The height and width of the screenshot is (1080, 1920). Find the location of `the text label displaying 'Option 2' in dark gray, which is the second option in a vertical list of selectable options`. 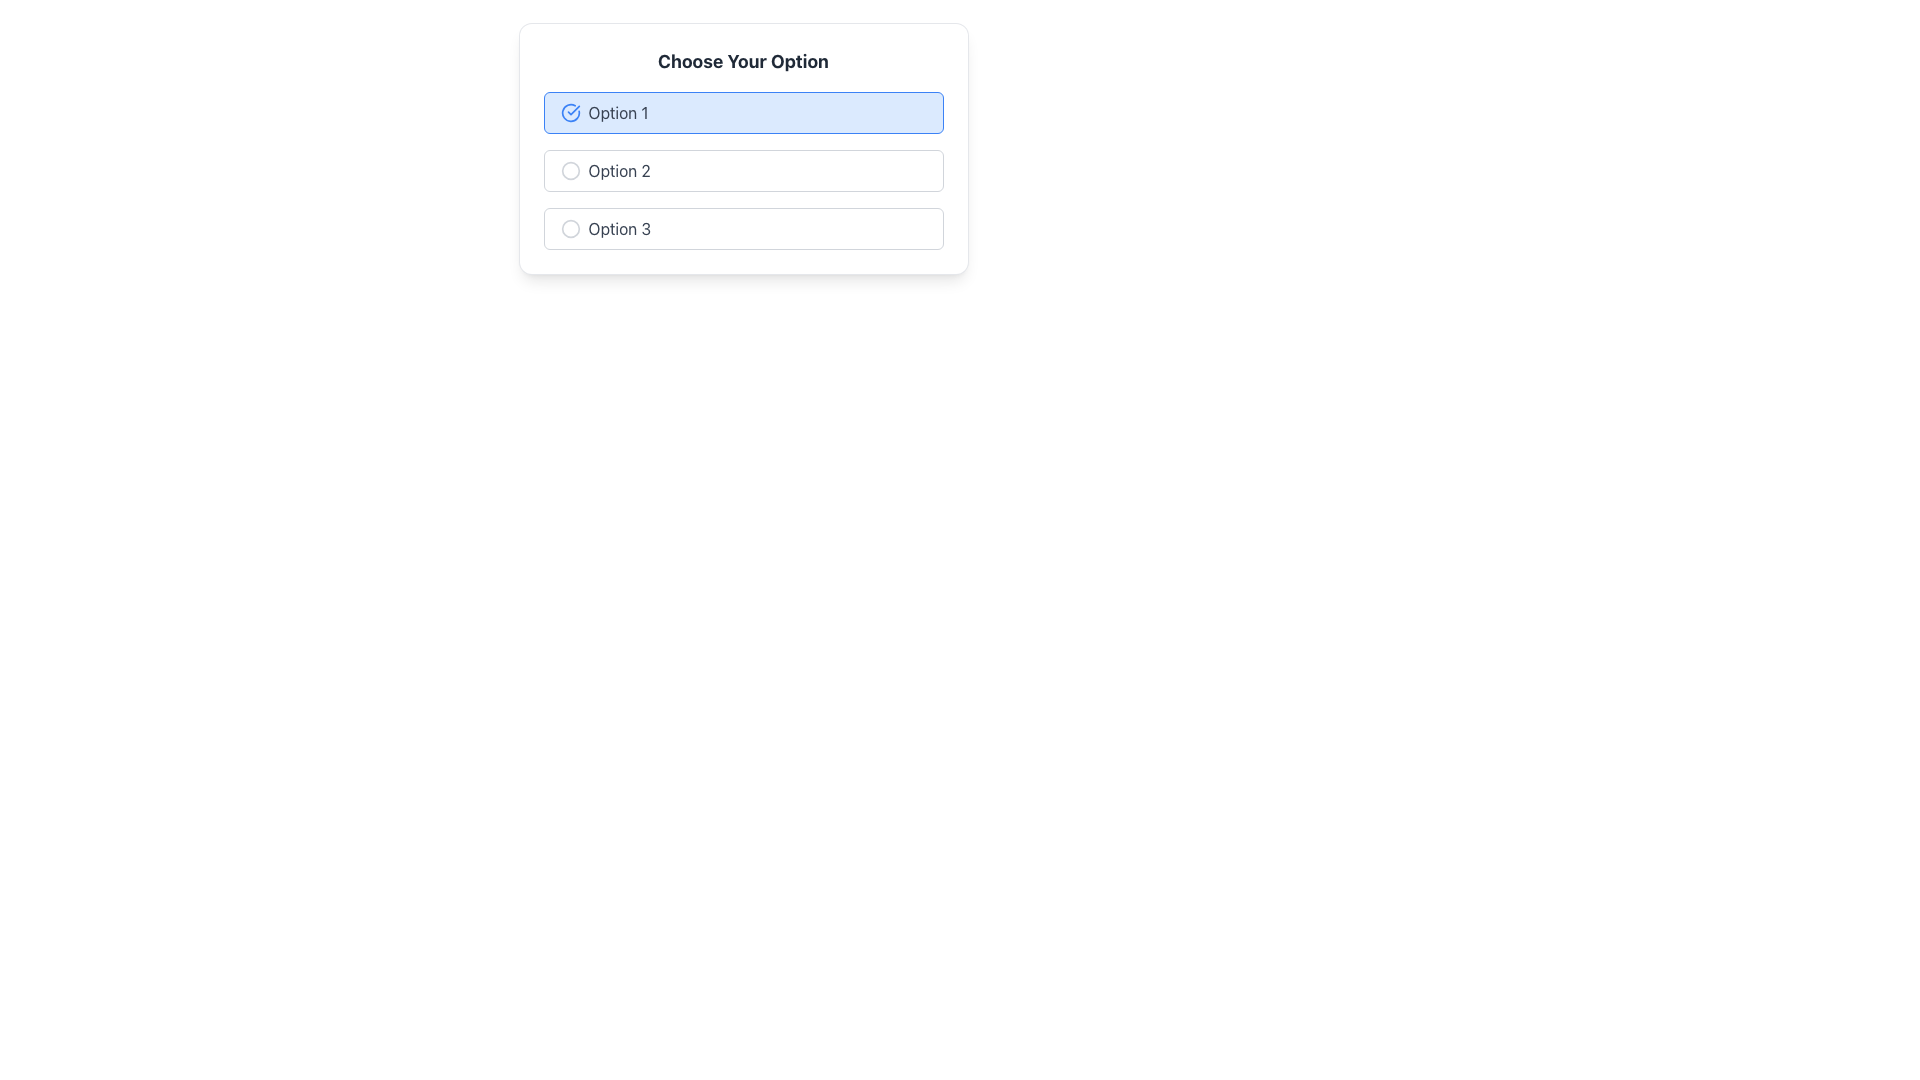

the text label displaying 'Option 2' in dark gray, which is the second option in a vertical list of selectable options is located at coordinates (618, 169).